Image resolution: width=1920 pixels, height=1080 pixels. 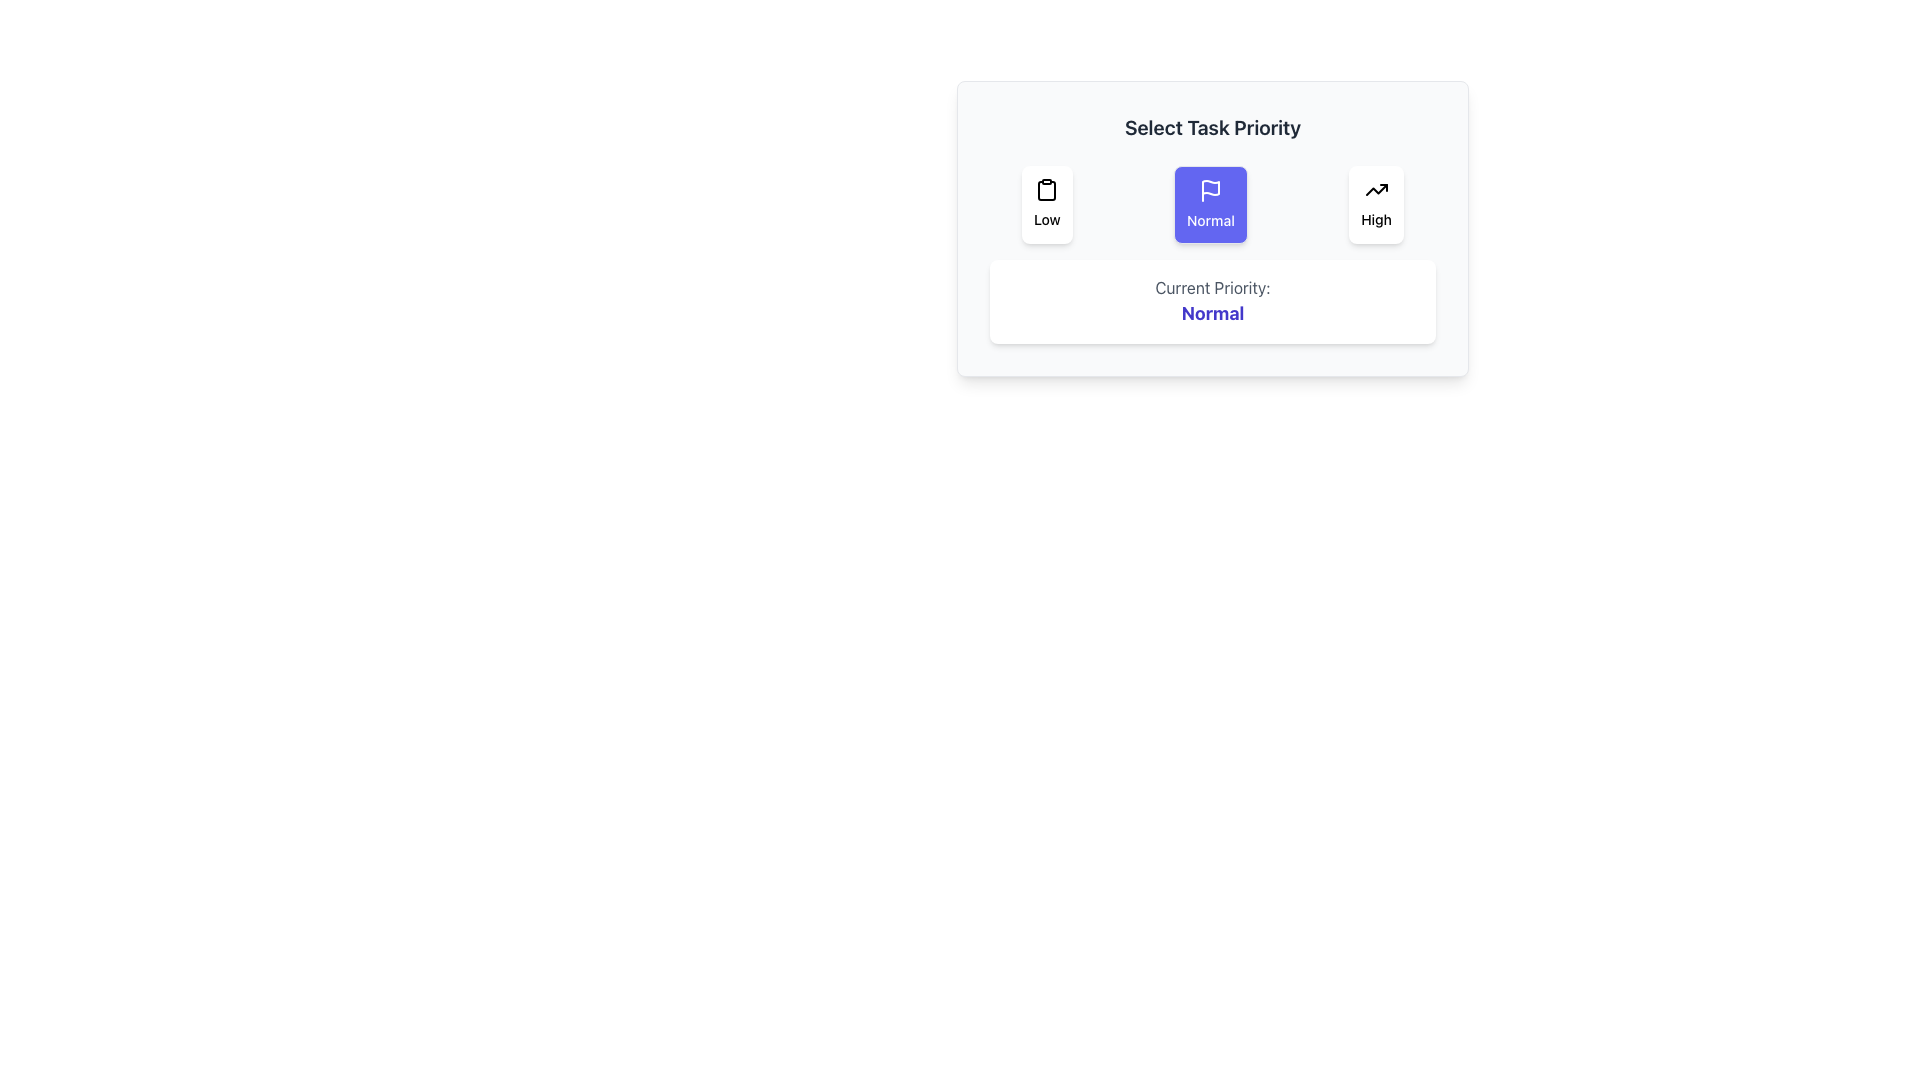 I want to click on the 'Low' priority button in the 'Select Task Priority' section, so click(x=1046, y=204).